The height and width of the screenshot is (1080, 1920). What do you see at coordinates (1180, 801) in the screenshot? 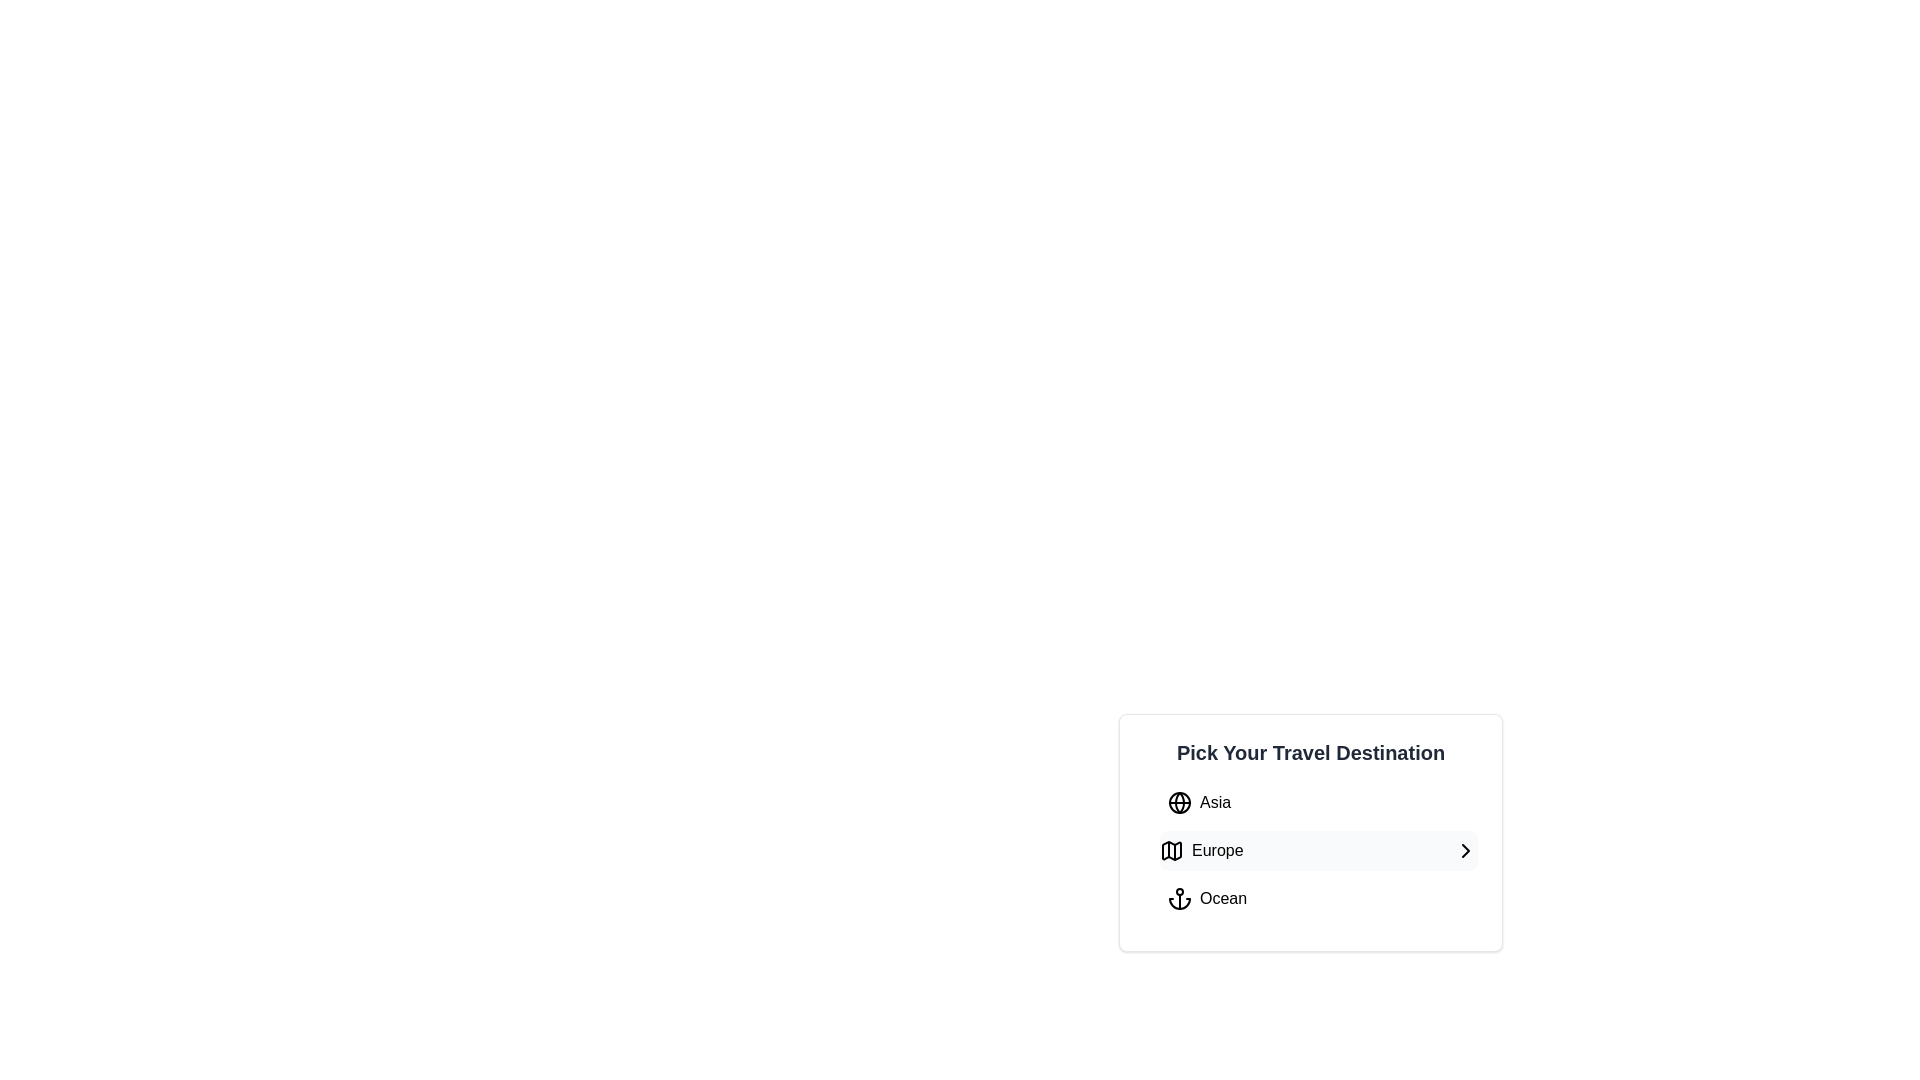
I see `the circular icon element representing a globe, located at the center of the globe icon next to the text 'Asia' in the travel destinations menu` at bounding box center [1180, 801].